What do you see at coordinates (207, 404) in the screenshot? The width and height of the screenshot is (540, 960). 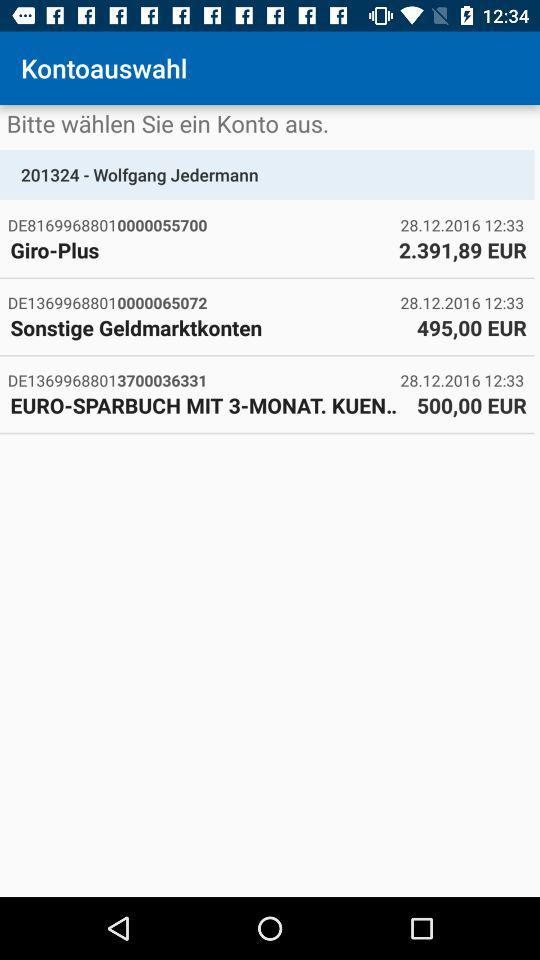 I see `euro sparbuch mit item` at bounding box center [207, 404].